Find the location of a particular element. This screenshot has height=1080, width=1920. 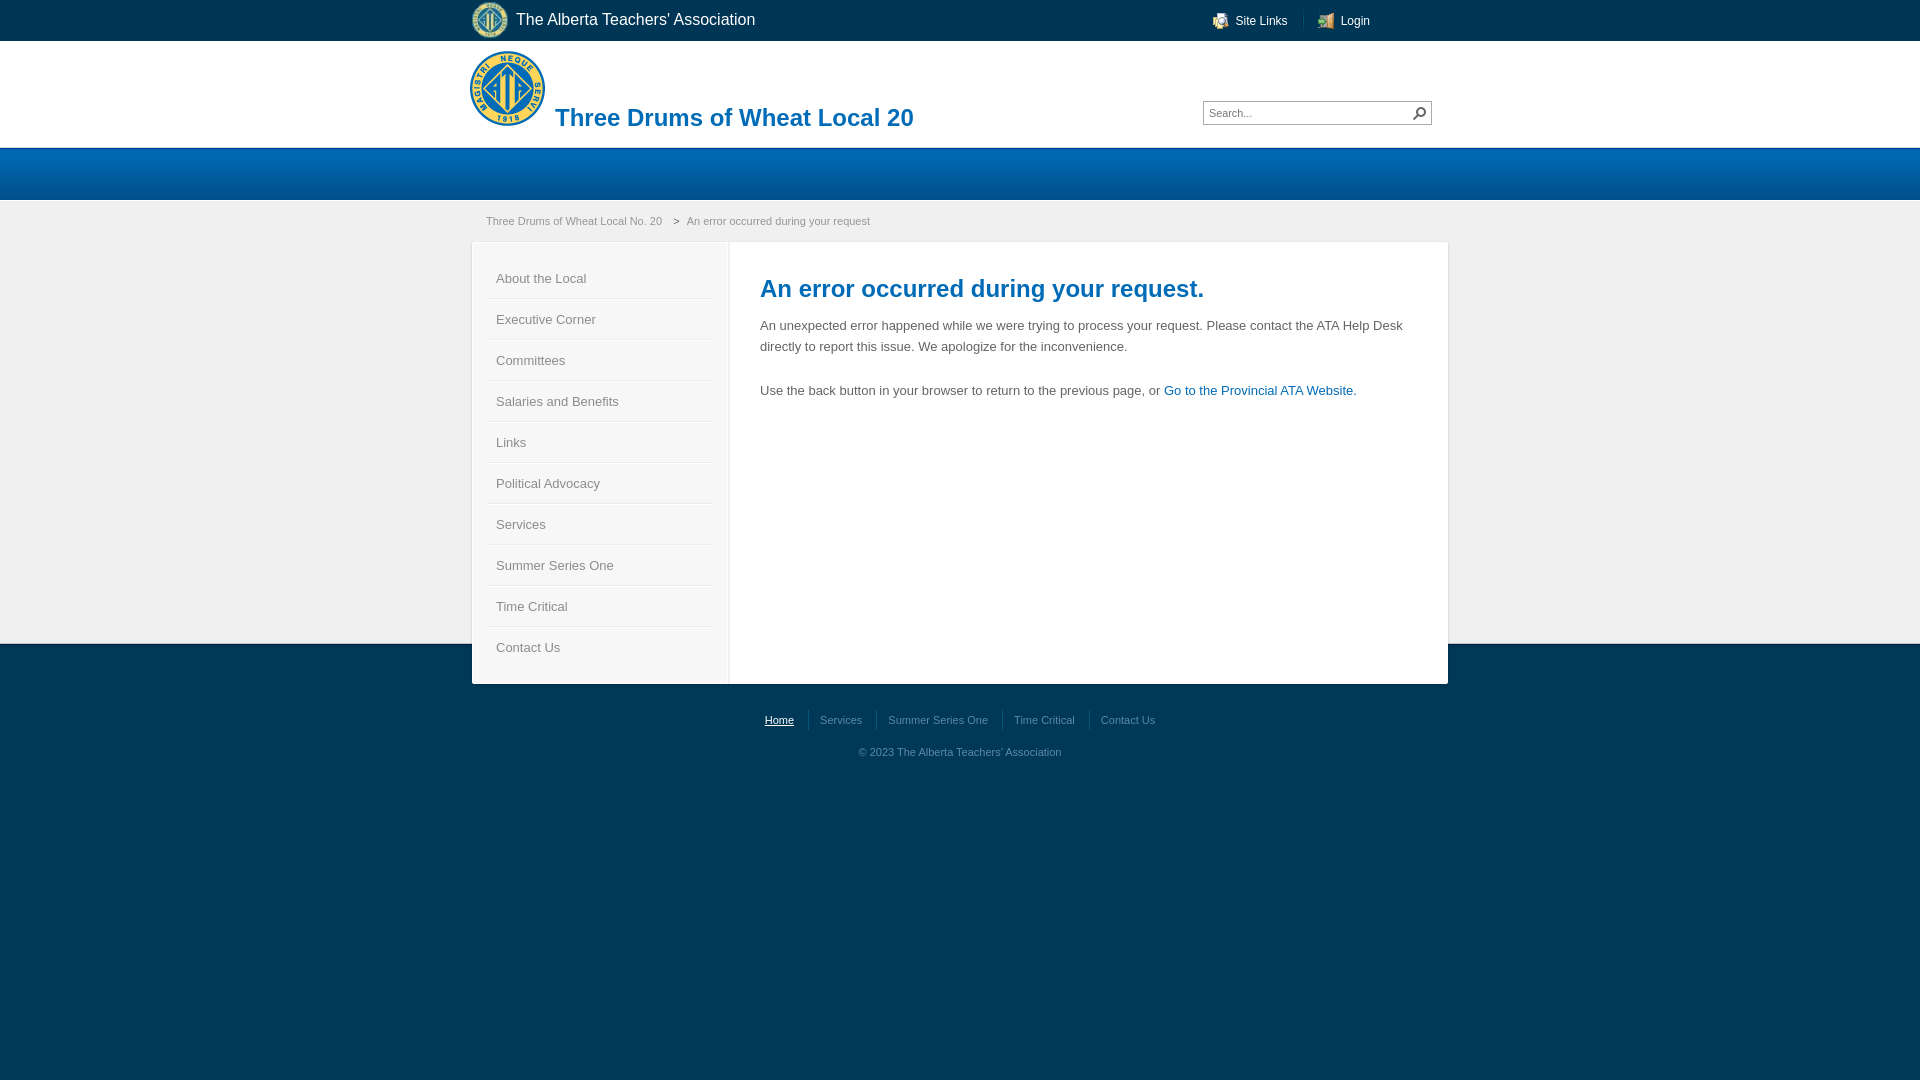

'About the Local' is located at coordinates (488, 277).